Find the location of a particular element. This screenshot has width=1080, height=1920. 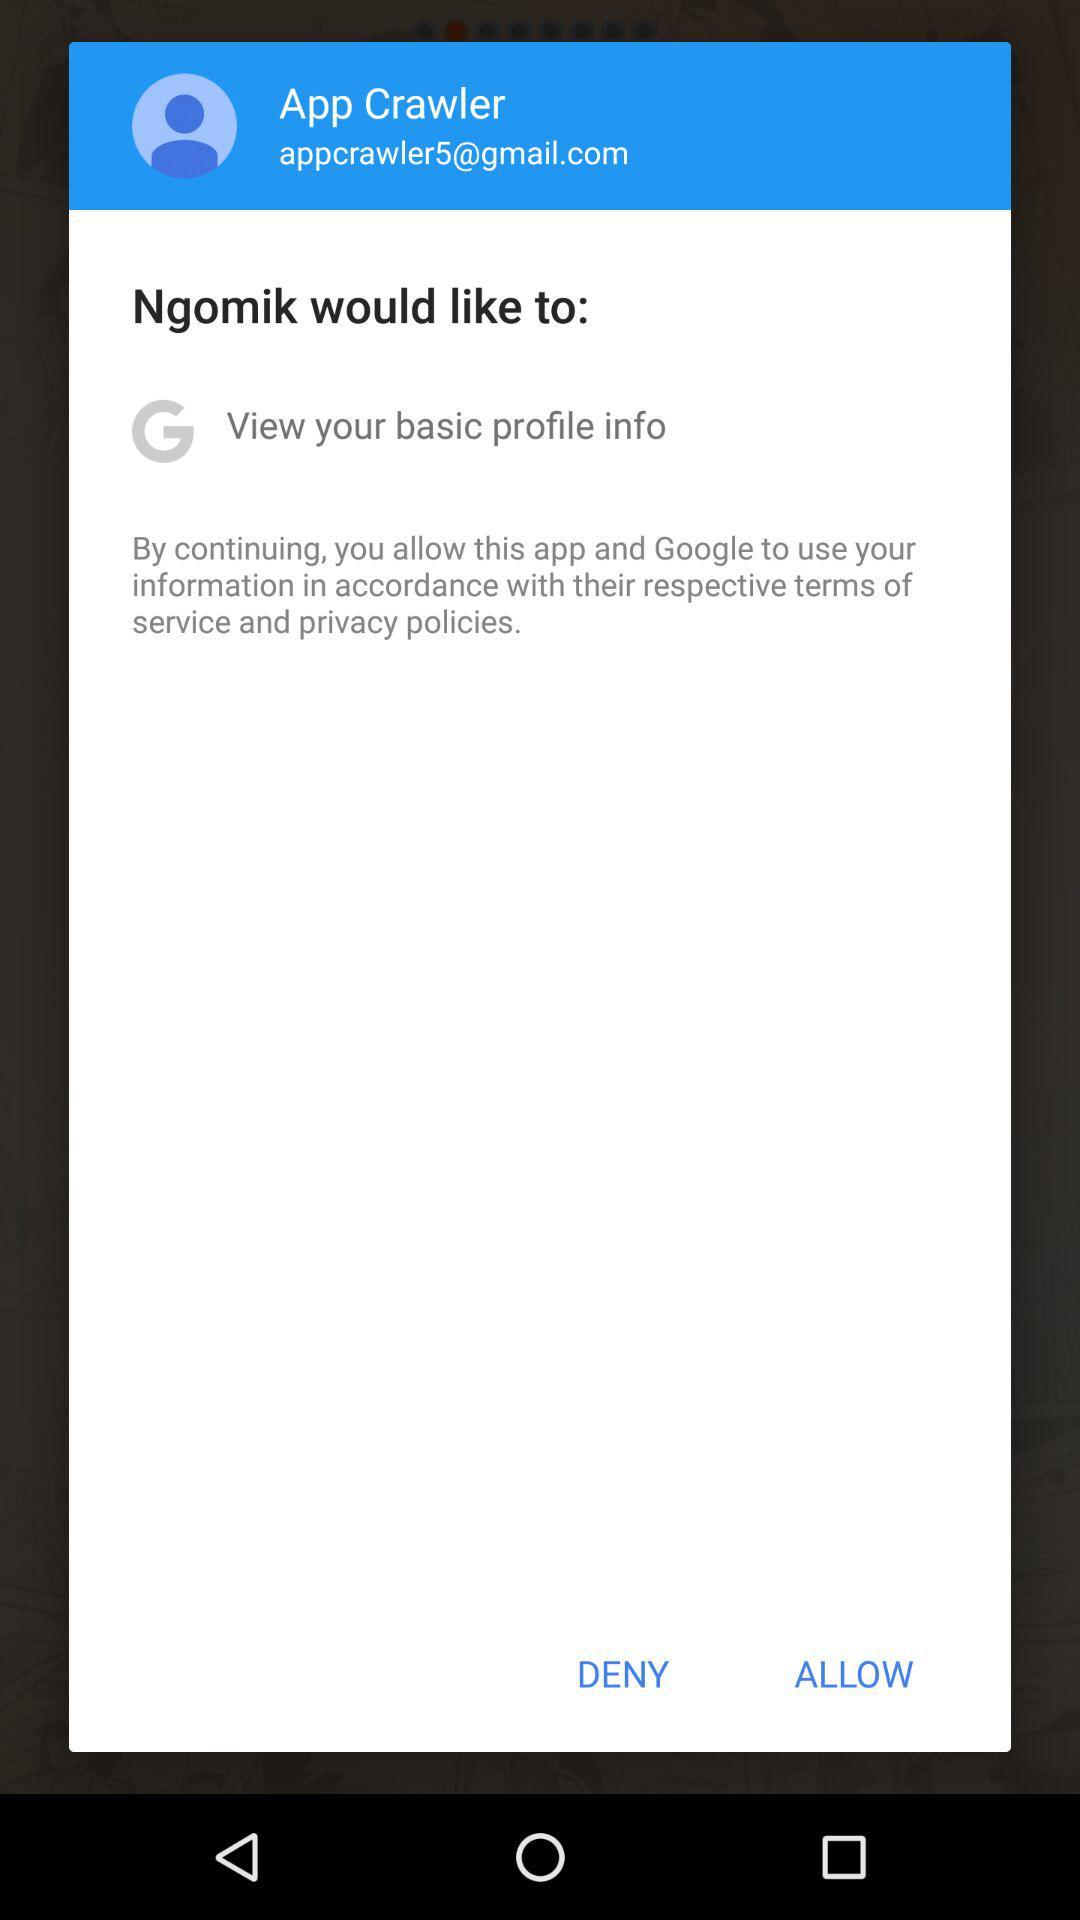

item below the ngomik would like is located at coordinates (445, 423).